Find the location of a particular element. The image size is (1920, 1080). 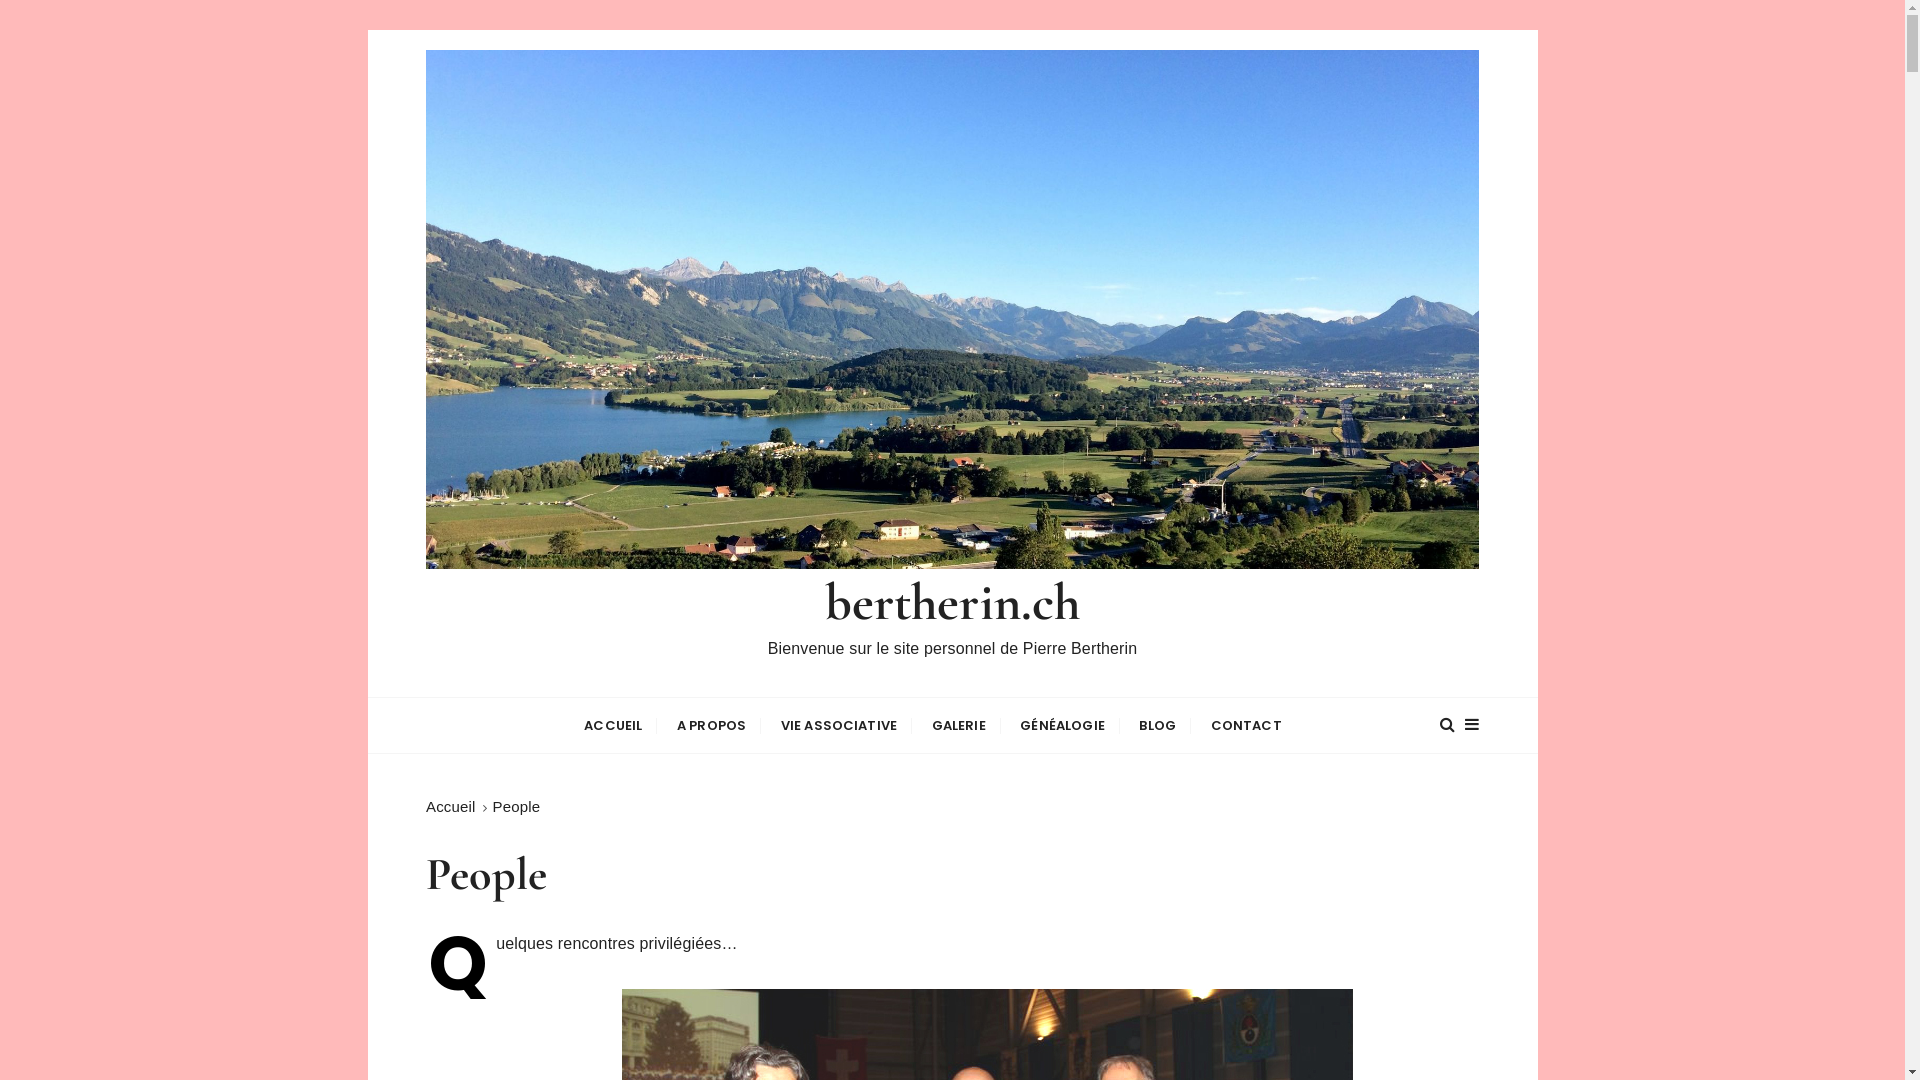

'A PROPOS' is located at coordinates (711, 725).